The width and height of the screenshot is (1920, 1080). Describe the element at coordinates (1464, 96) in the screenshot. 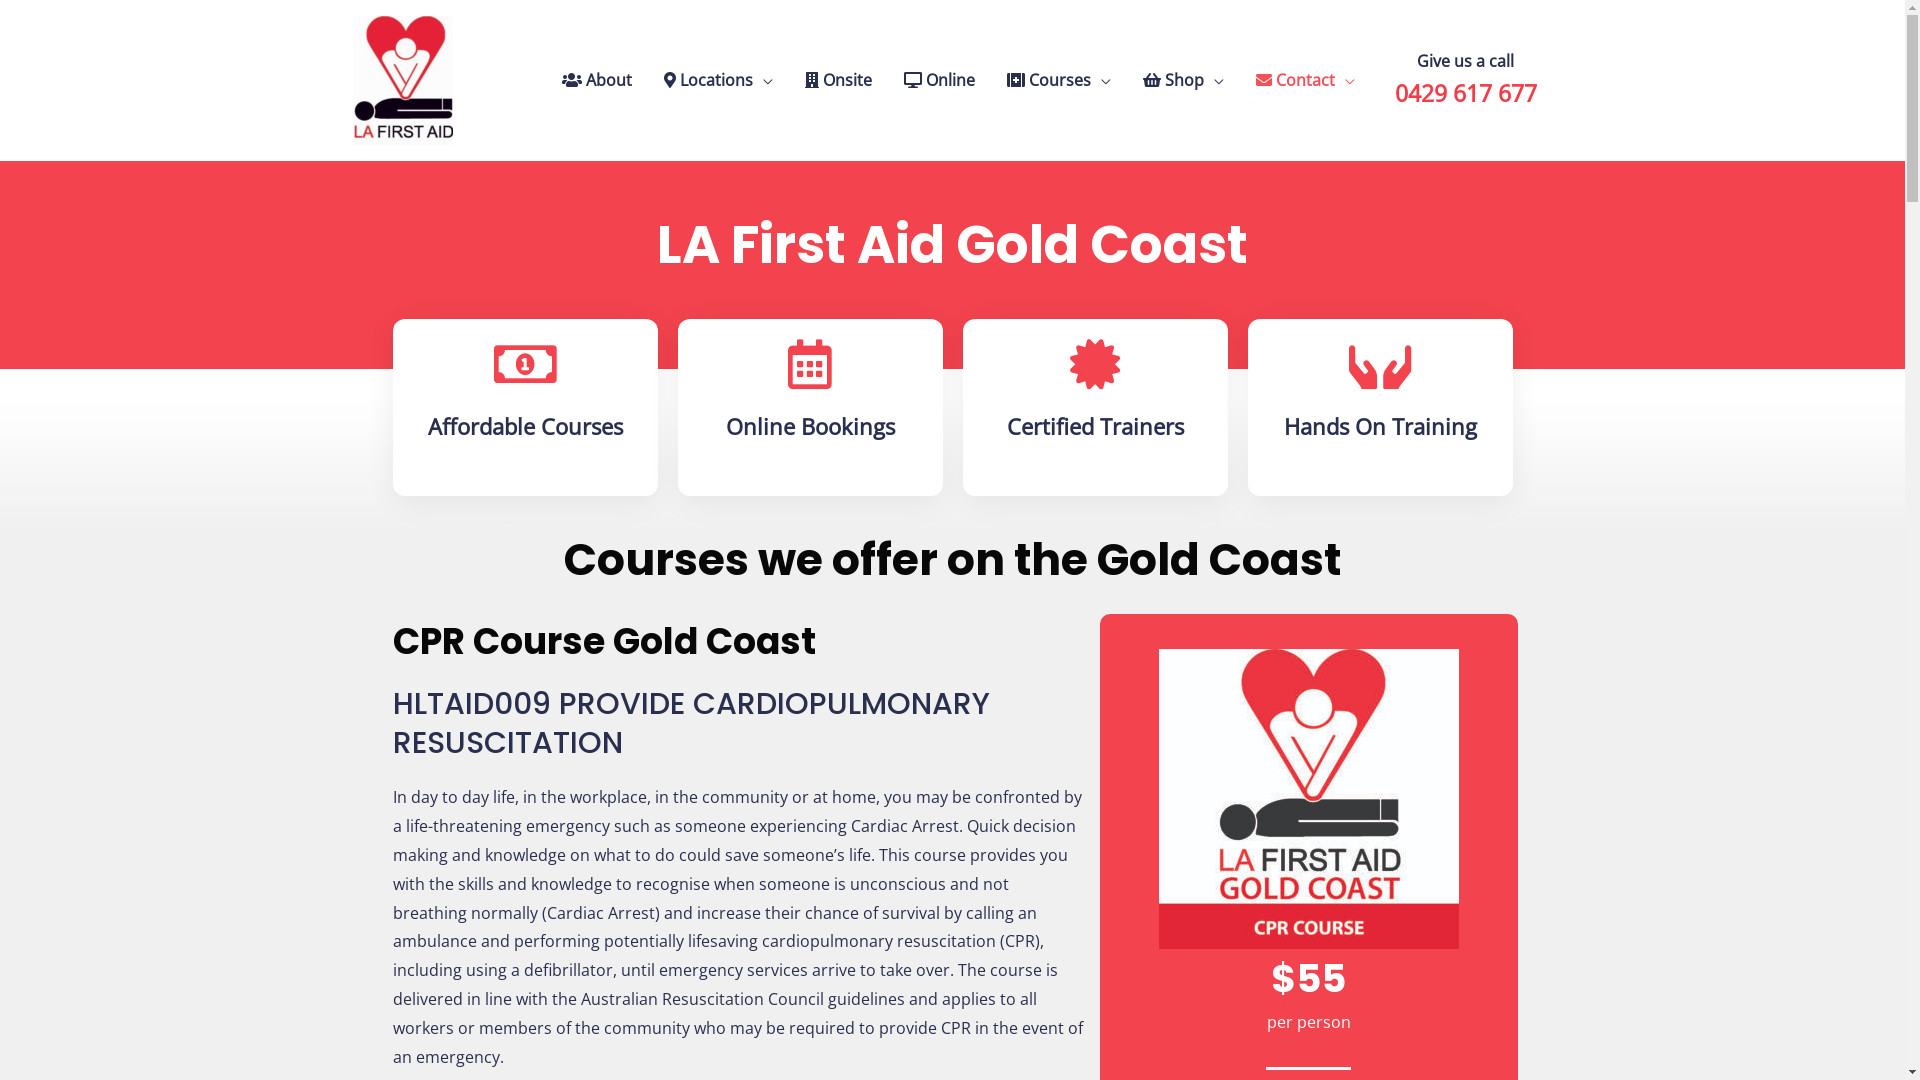

I see `'0429 617 677'` at that location.